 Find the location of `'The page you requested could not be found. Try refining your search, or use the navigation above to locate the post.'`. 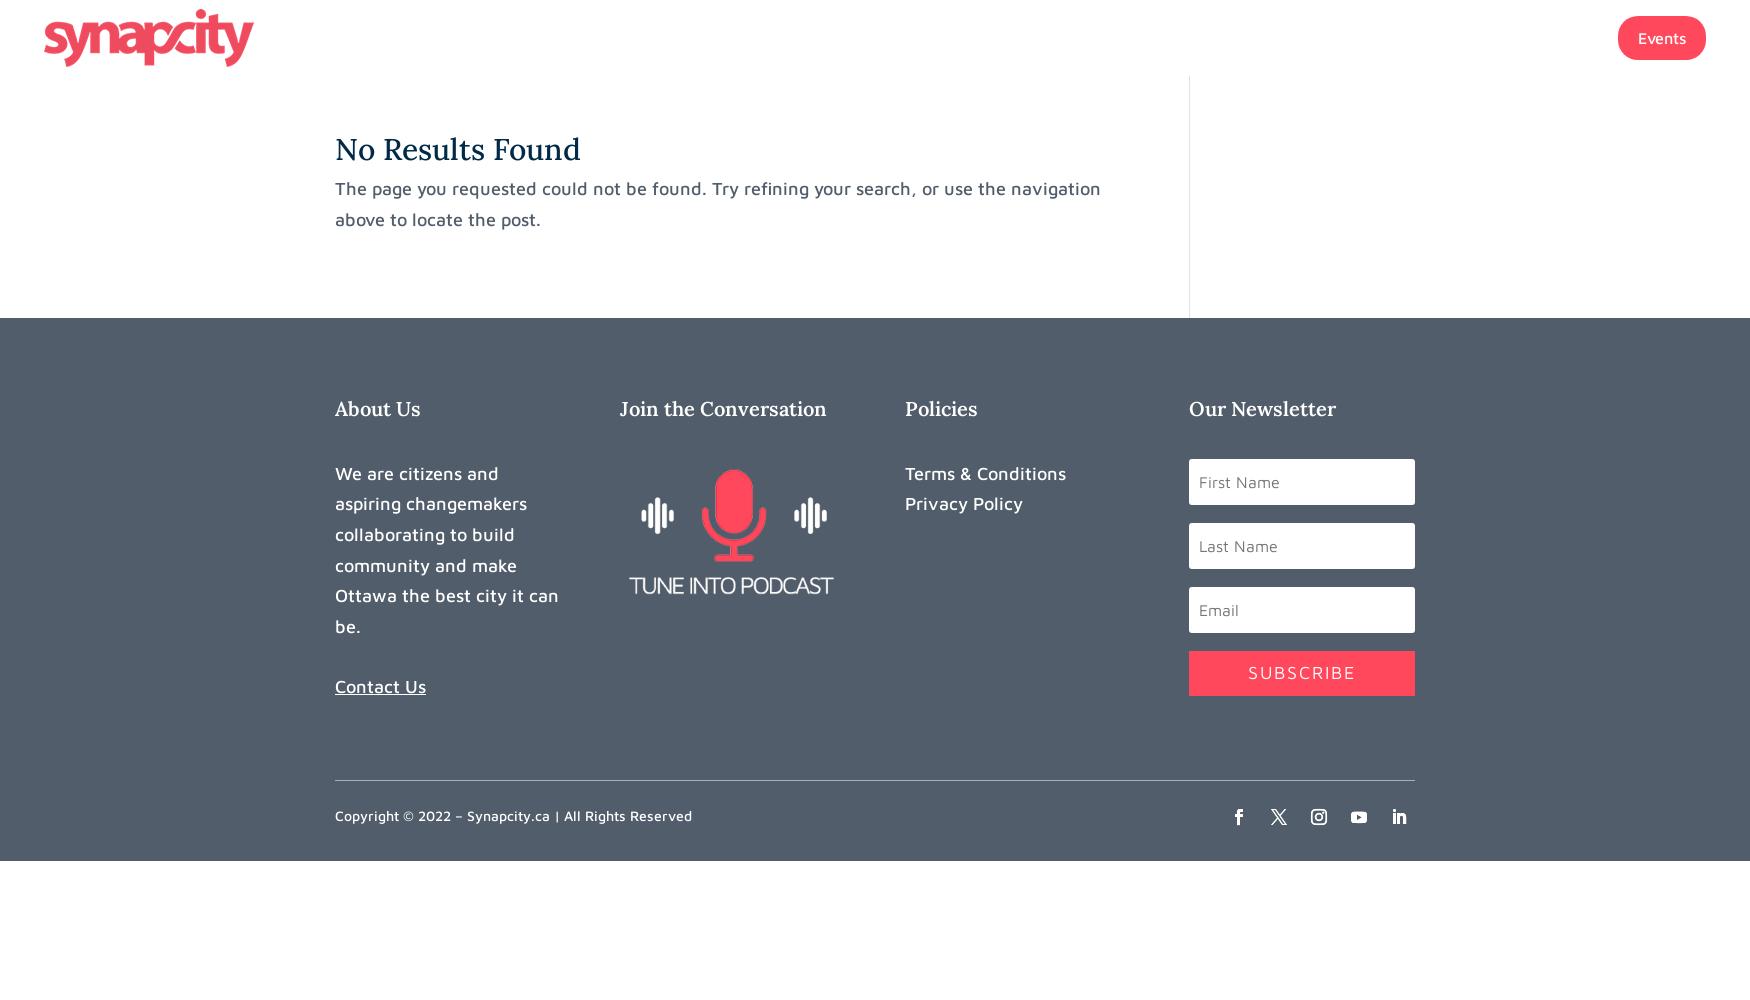

'The page you requested could not be found. Try refining your search, or use the navigation above to locate the post.' is located at coordinates (334, 202).